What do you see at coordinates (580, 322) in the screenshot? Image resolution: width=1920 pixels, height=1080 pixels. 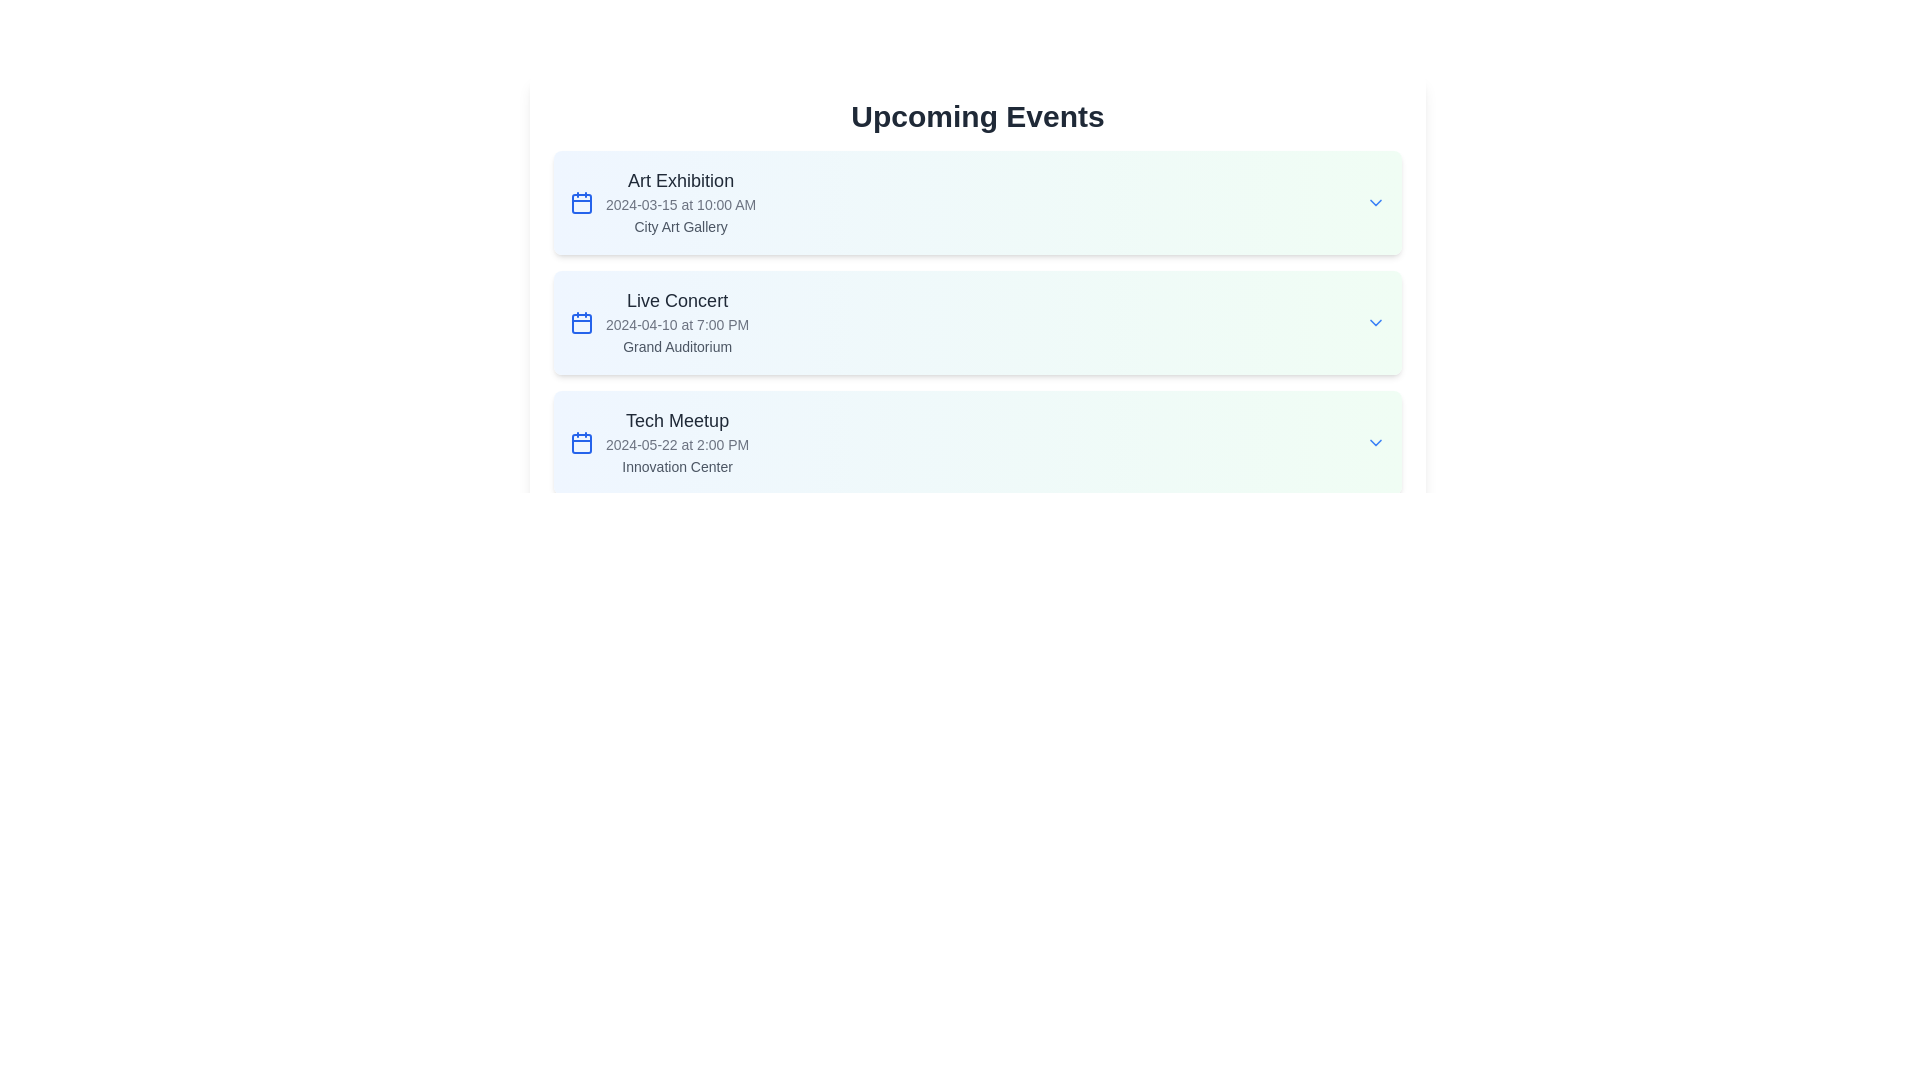 I see `the blue calendar icon in the 'Live Concert' section, located at the leftmost part next to '2024-04-10 at 7:00 PM'` at bounding box center [580, 322].